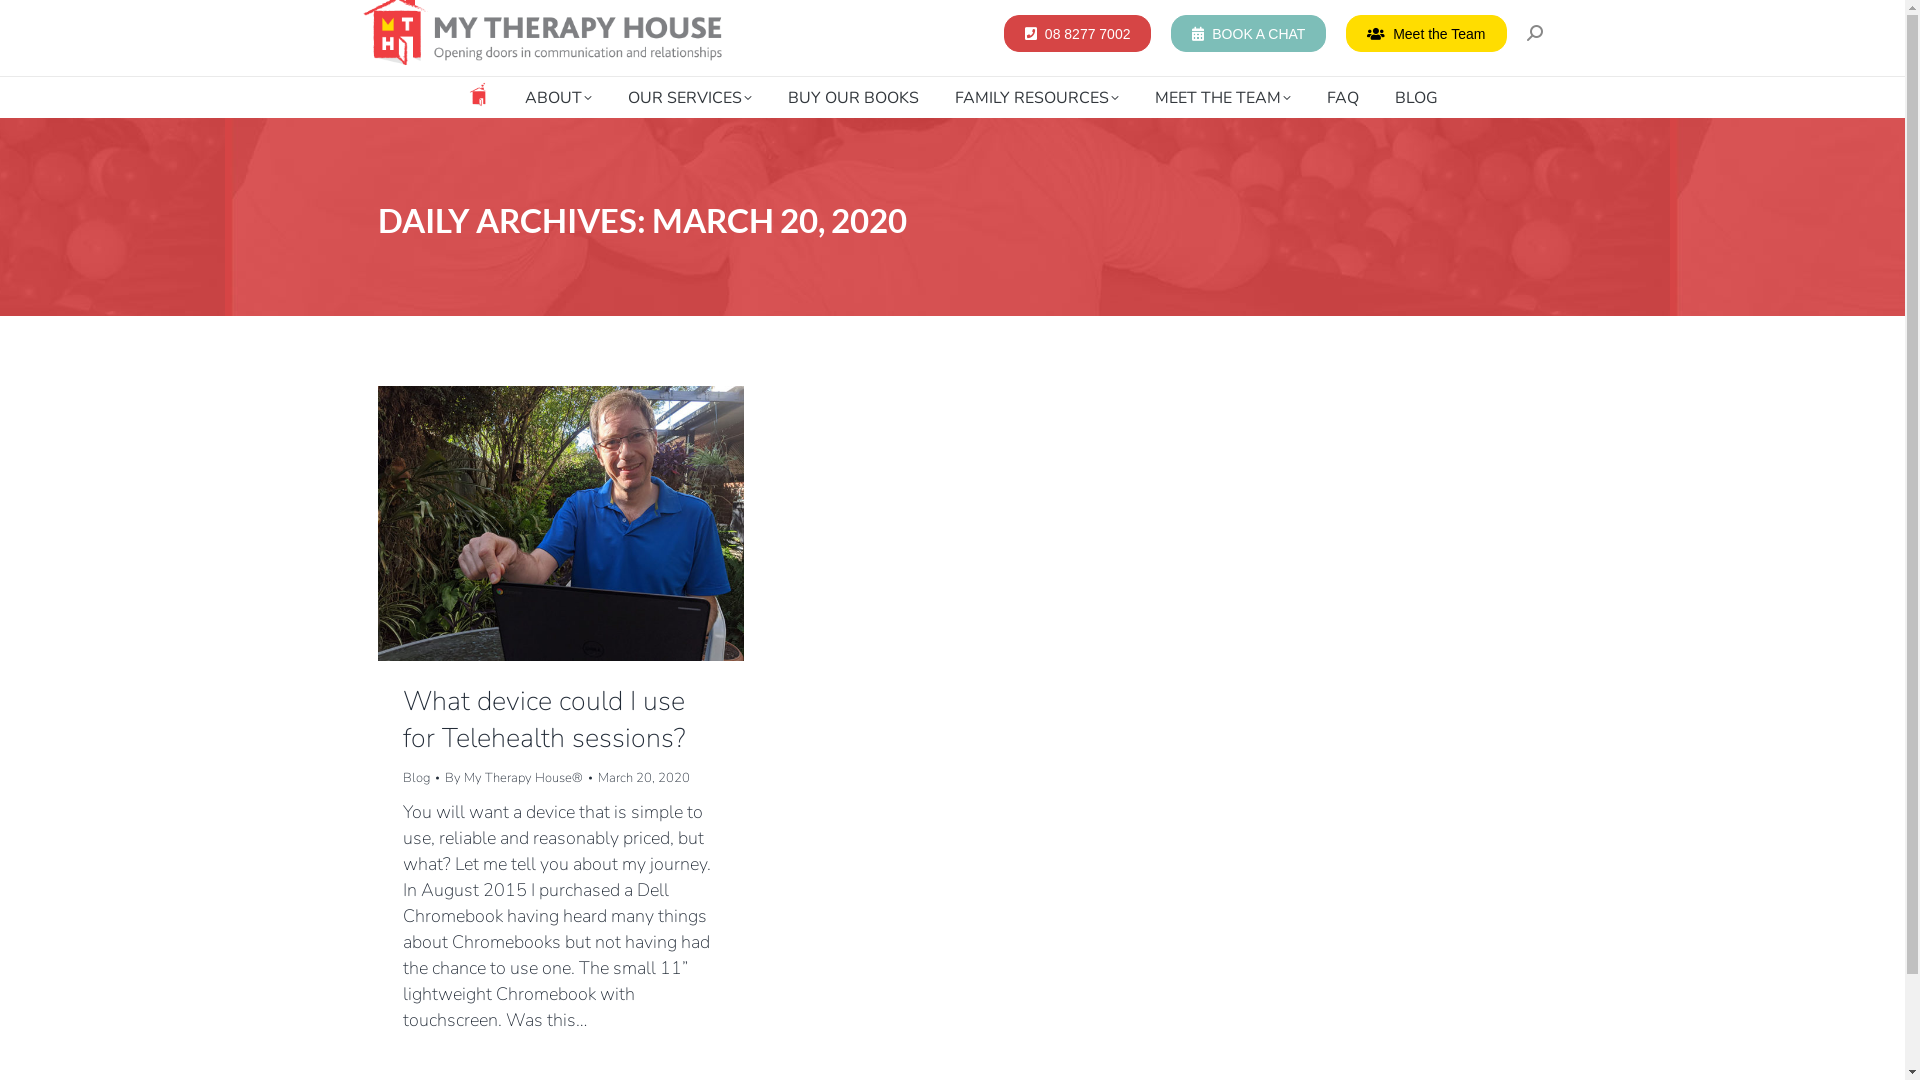  Describe the element at coordinates (414, 777) in the screenshot. I see `'Blog'` at that location.